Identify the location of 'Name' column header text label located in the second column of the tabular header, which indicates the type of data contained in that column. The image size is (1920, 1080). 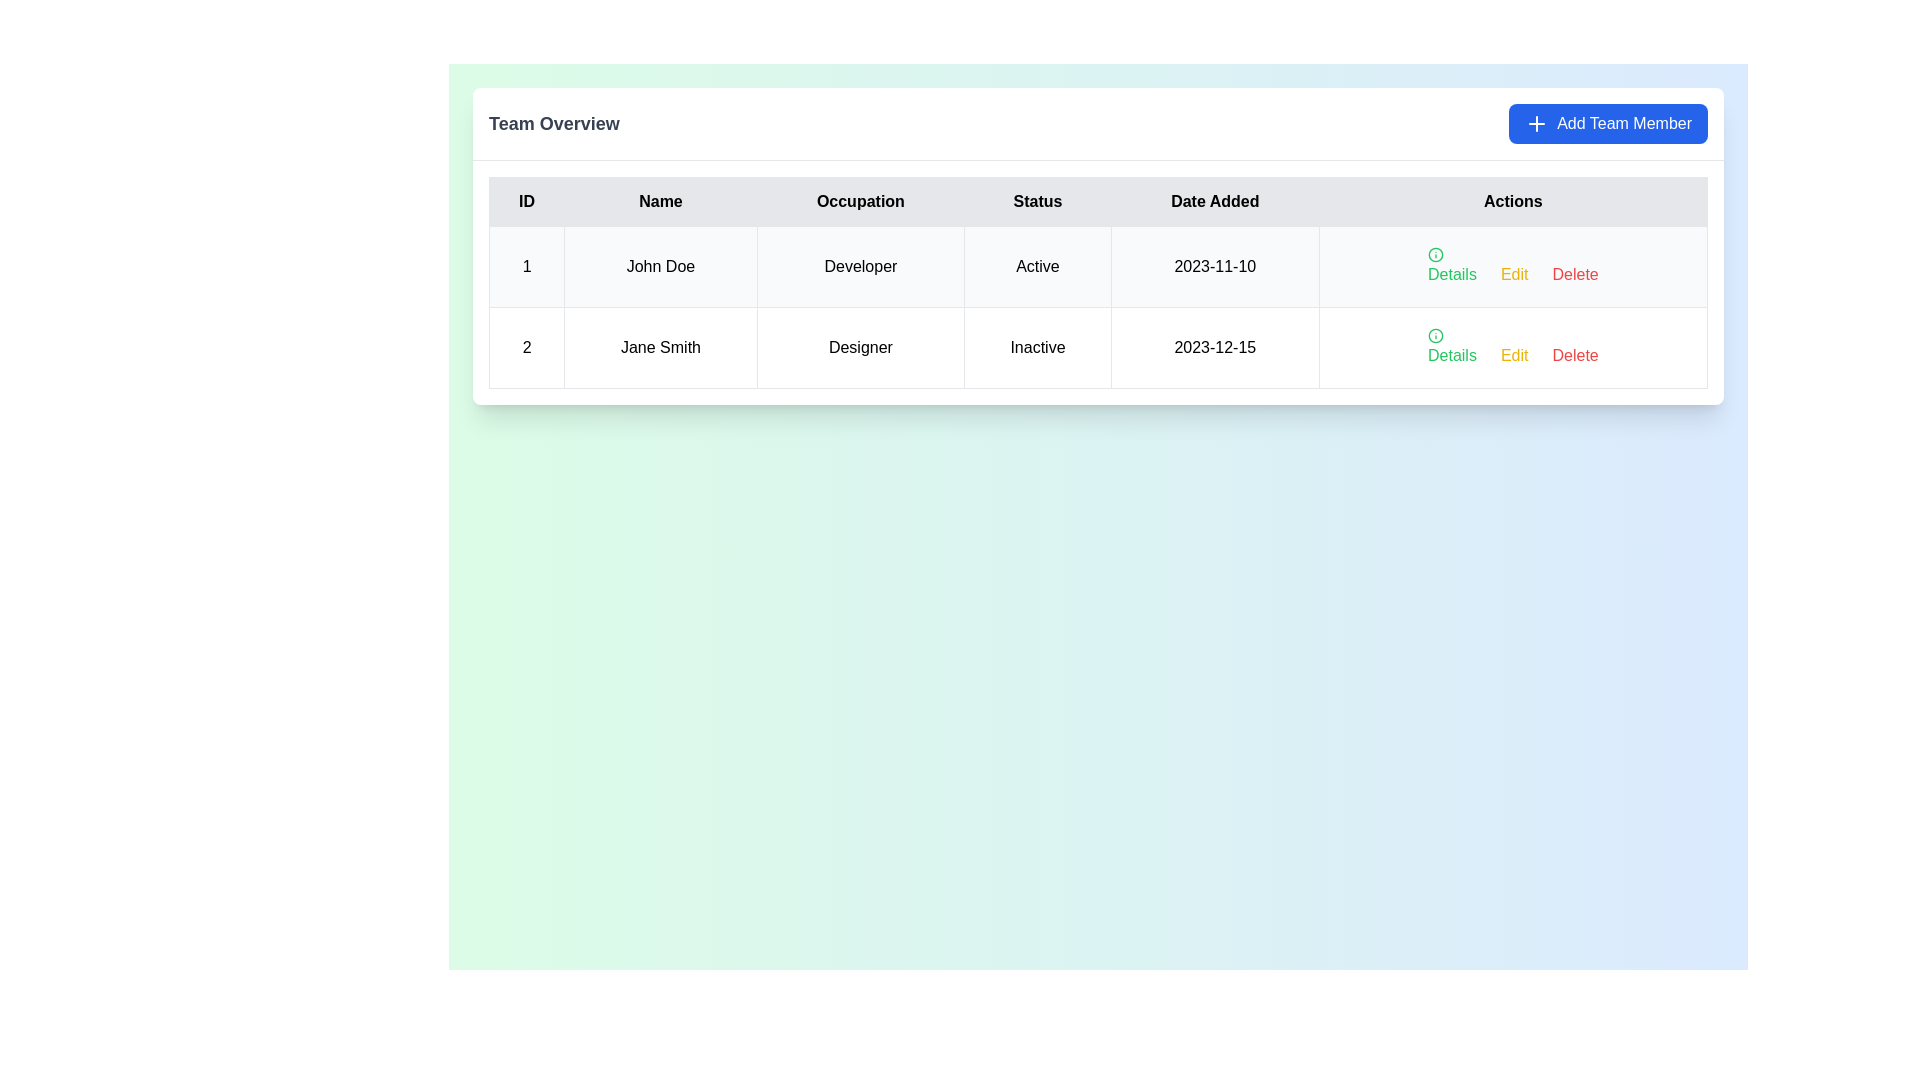
(661, 201).